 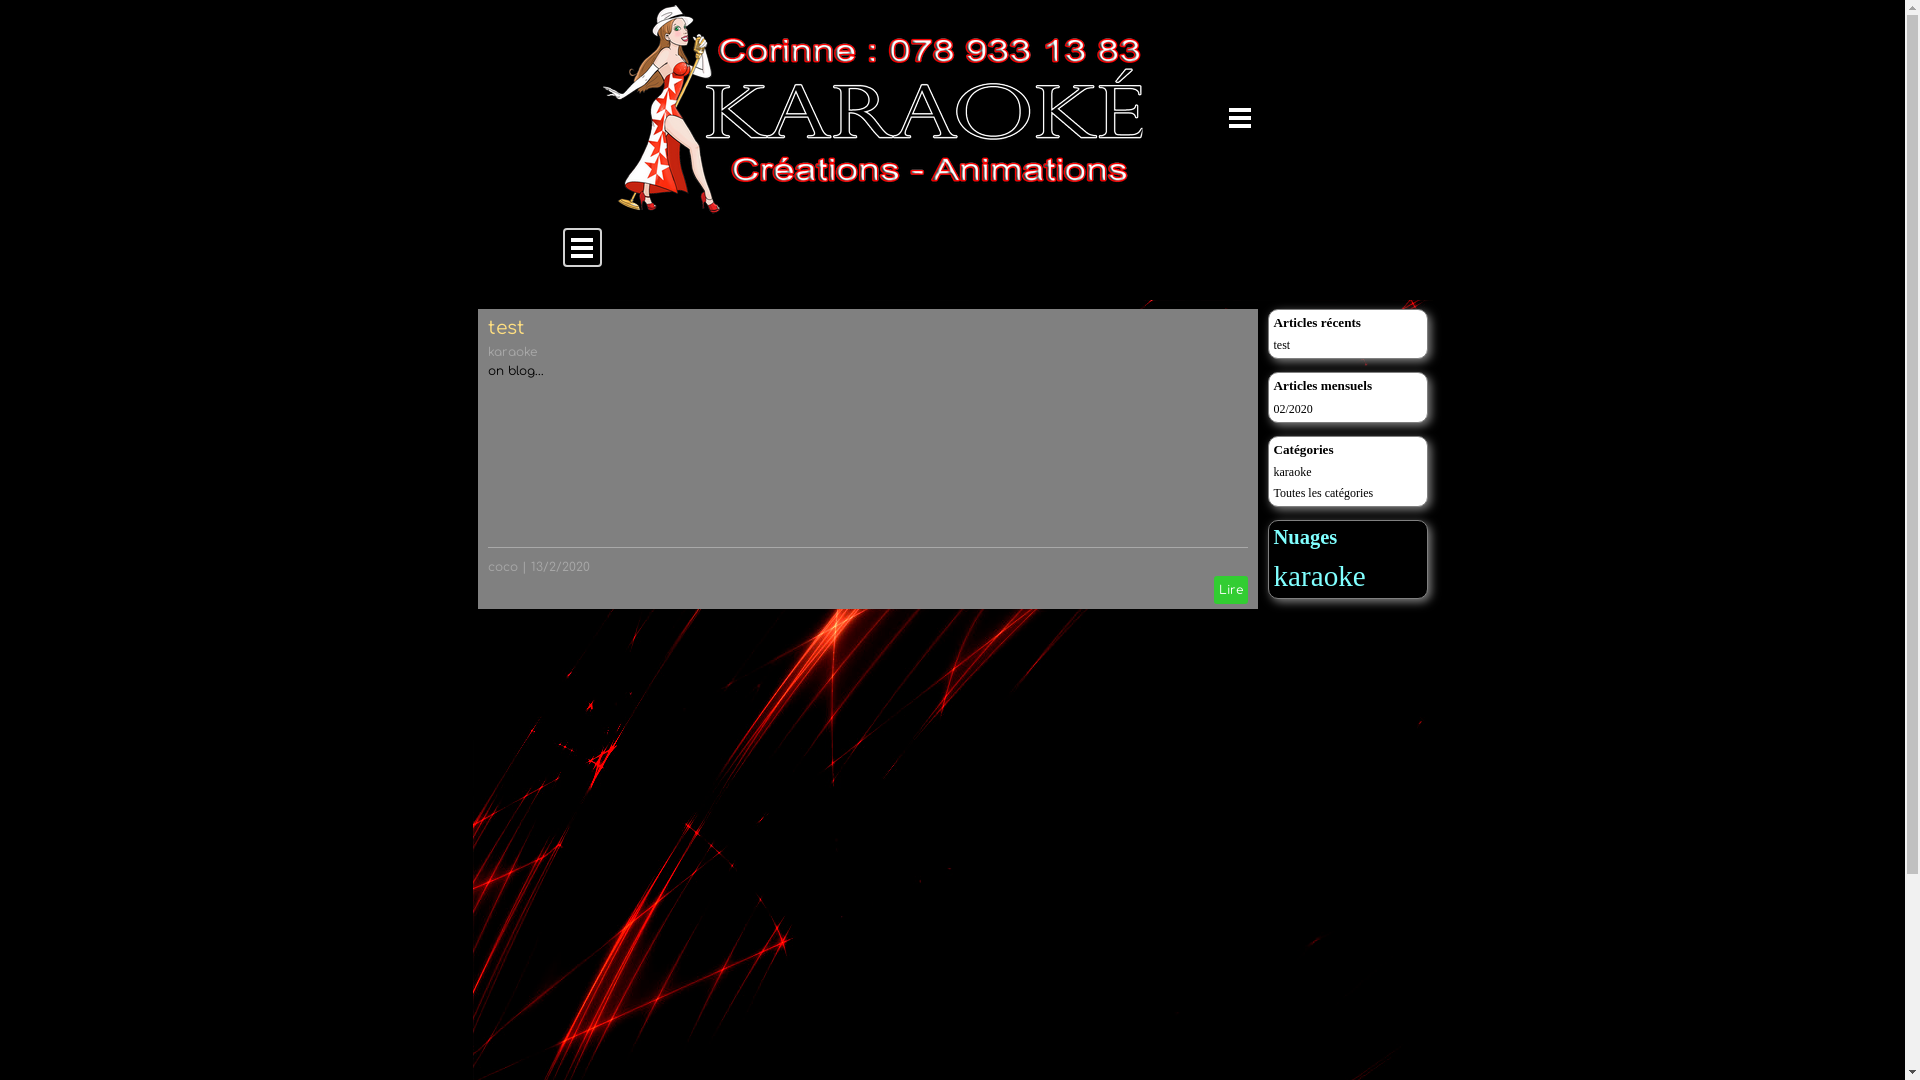 I want to click on 'karaoke', so click(x=512, y=350).